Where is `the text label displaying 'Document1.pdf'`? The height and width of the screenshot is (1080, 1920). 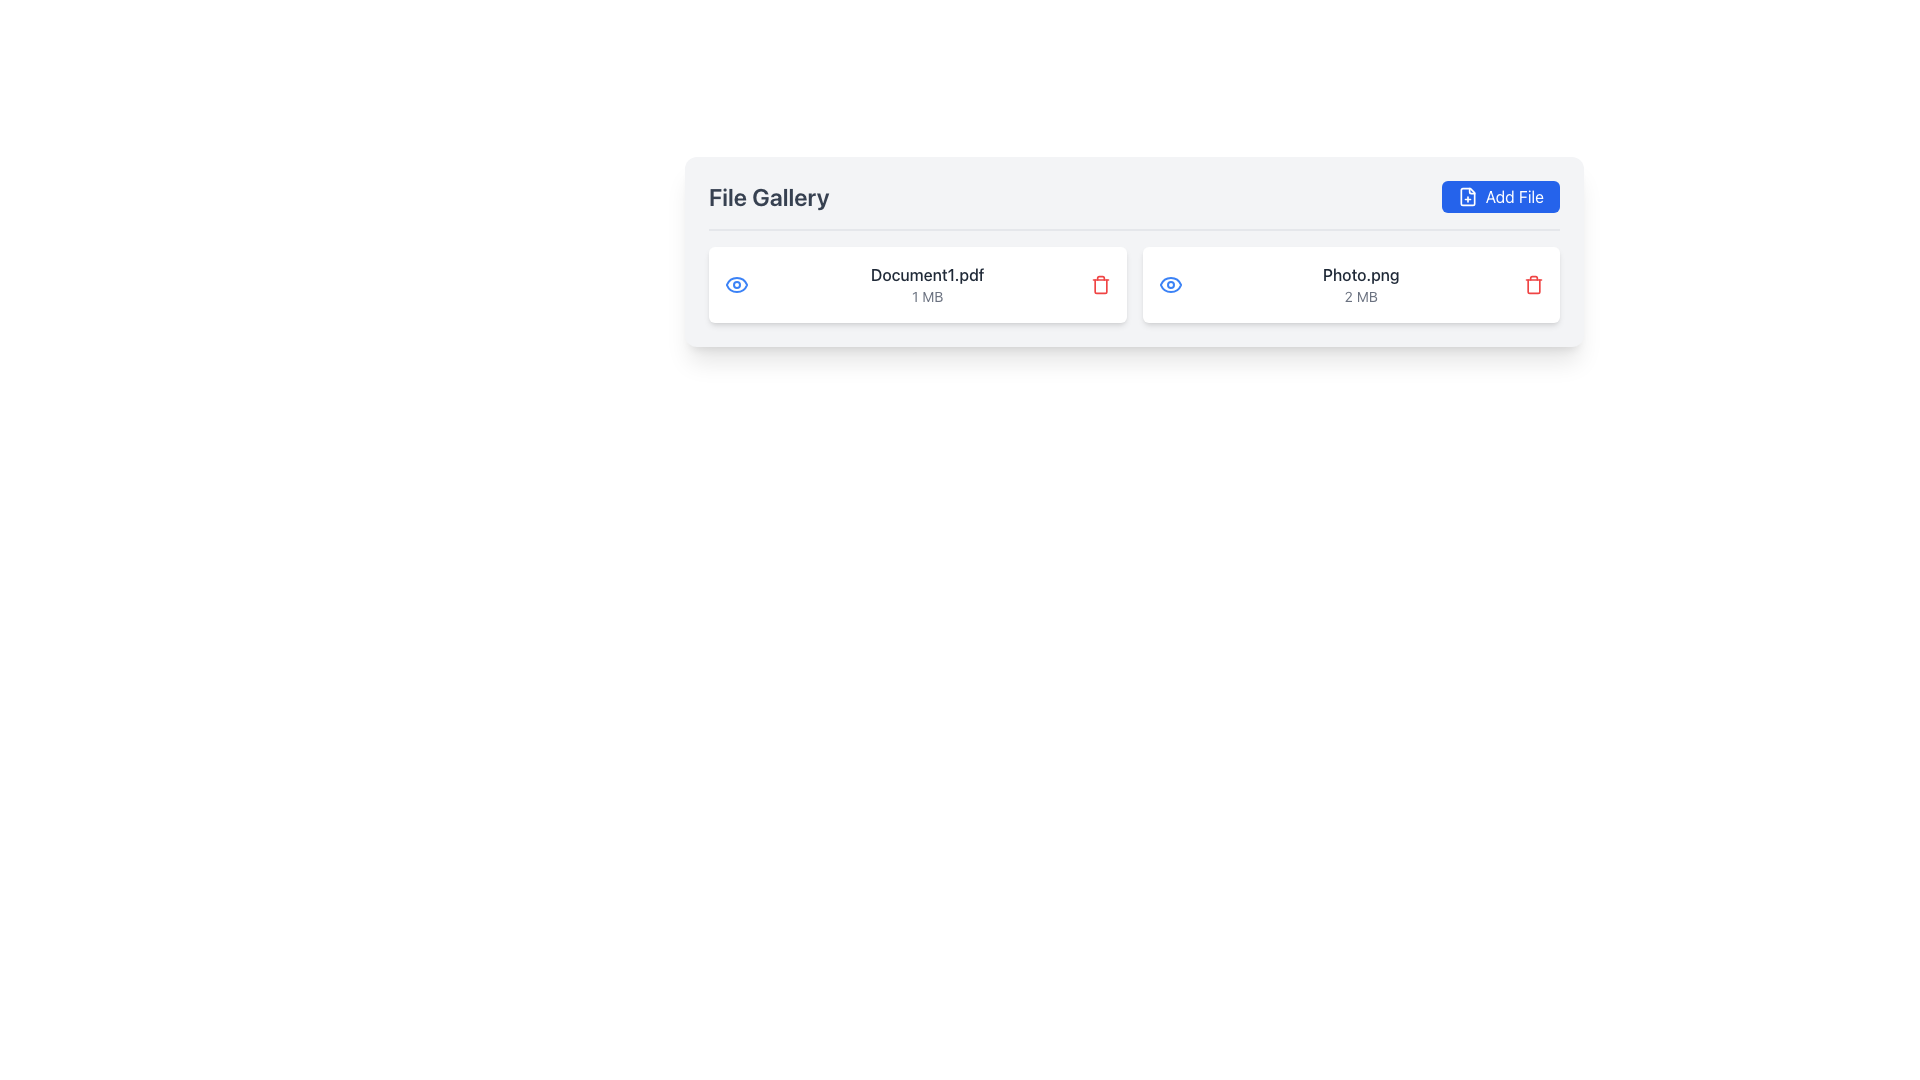 the text label displaying 'Document1.pdf' is located at coordinates (926, 274).